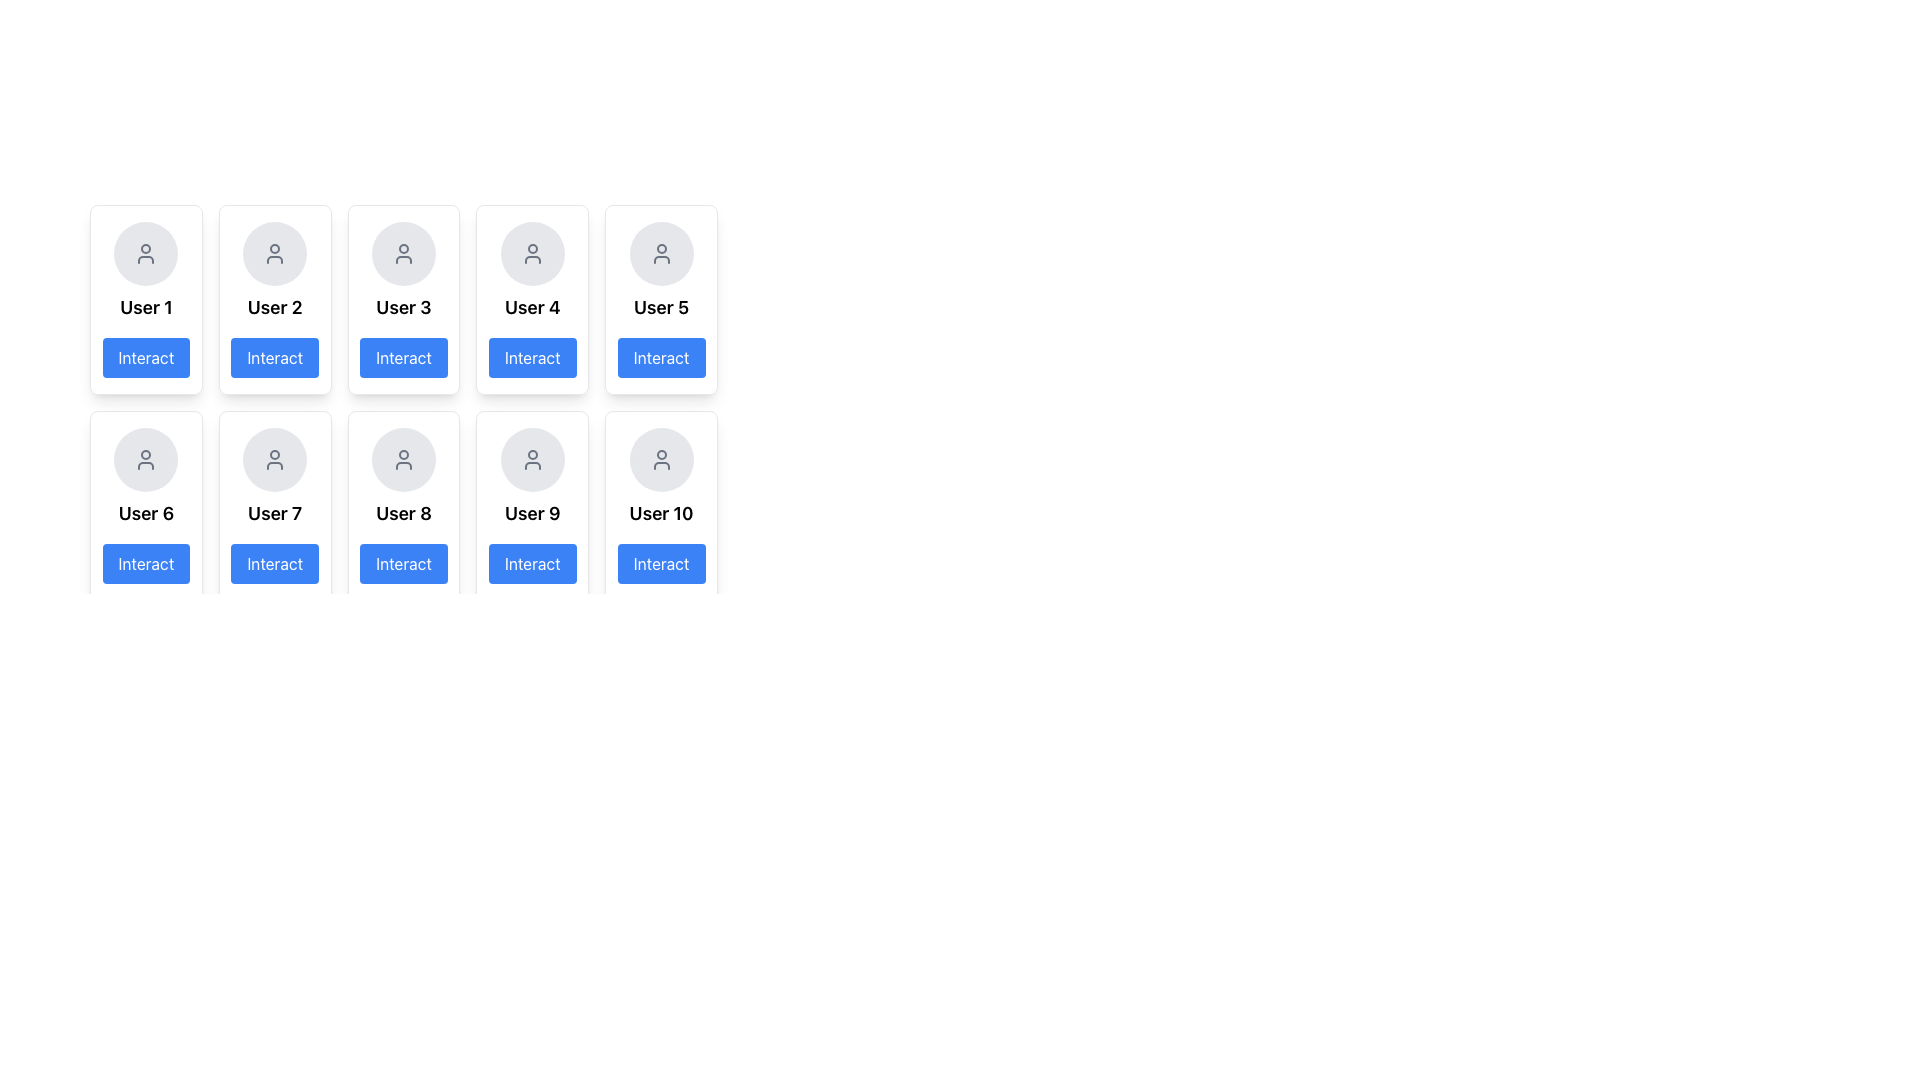  I want to click on the 10th user profile card in the layout, so click(661, 504).